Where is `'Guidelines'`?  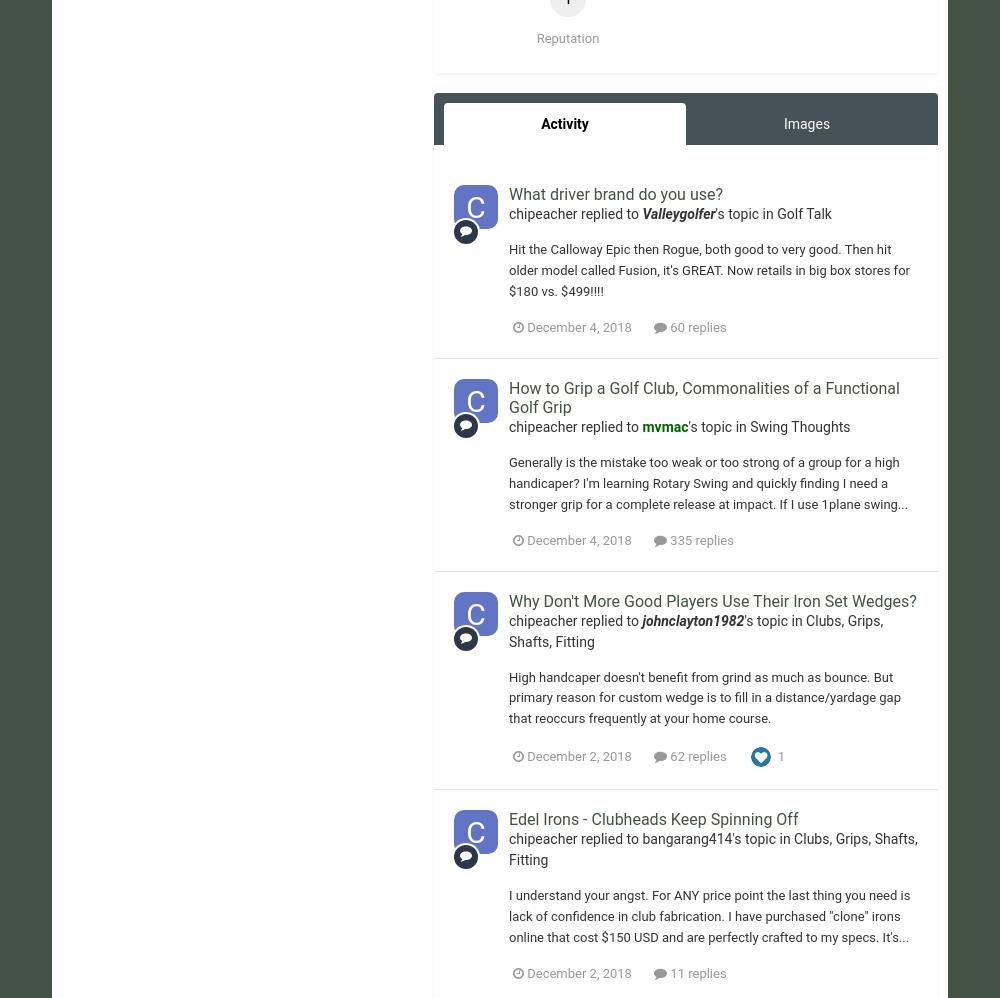 'Guidelines' is located at coordinates (667, 355).